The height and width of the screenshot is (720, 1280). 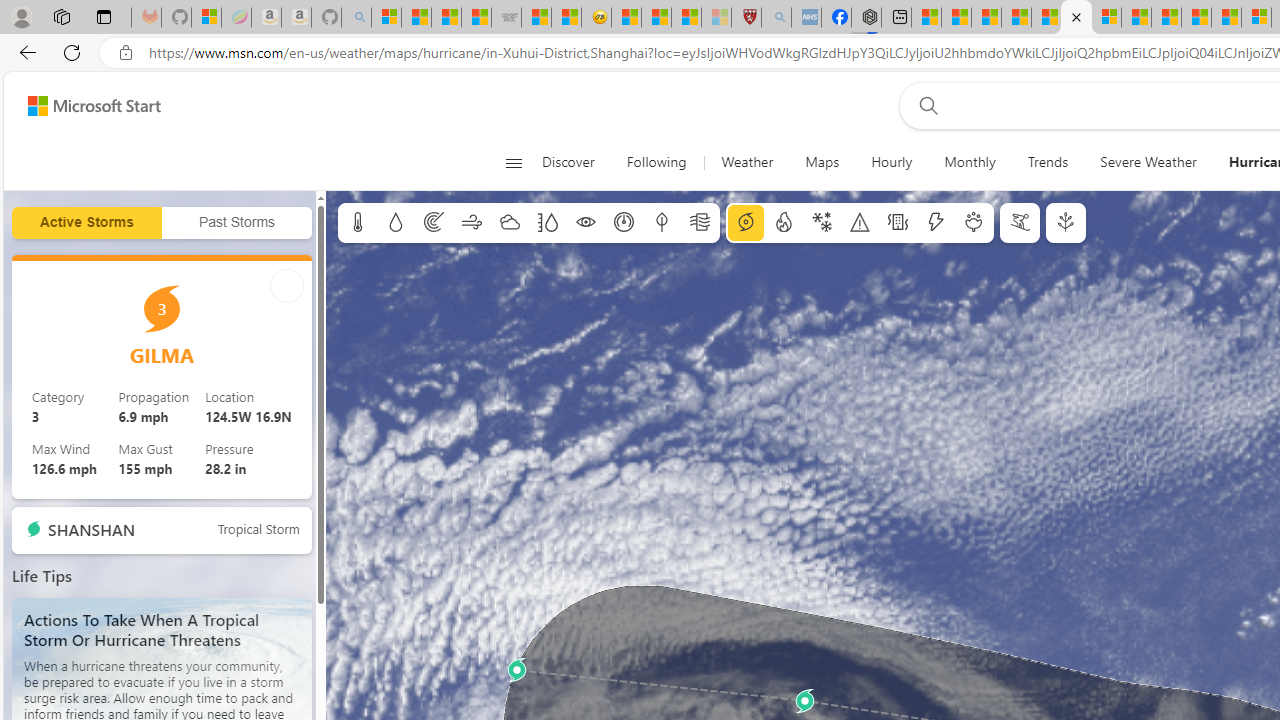 What do you see at coordinates (1046, 162) in the screenshot?
I see `'Trends'` at bounding box center [1046, 162].